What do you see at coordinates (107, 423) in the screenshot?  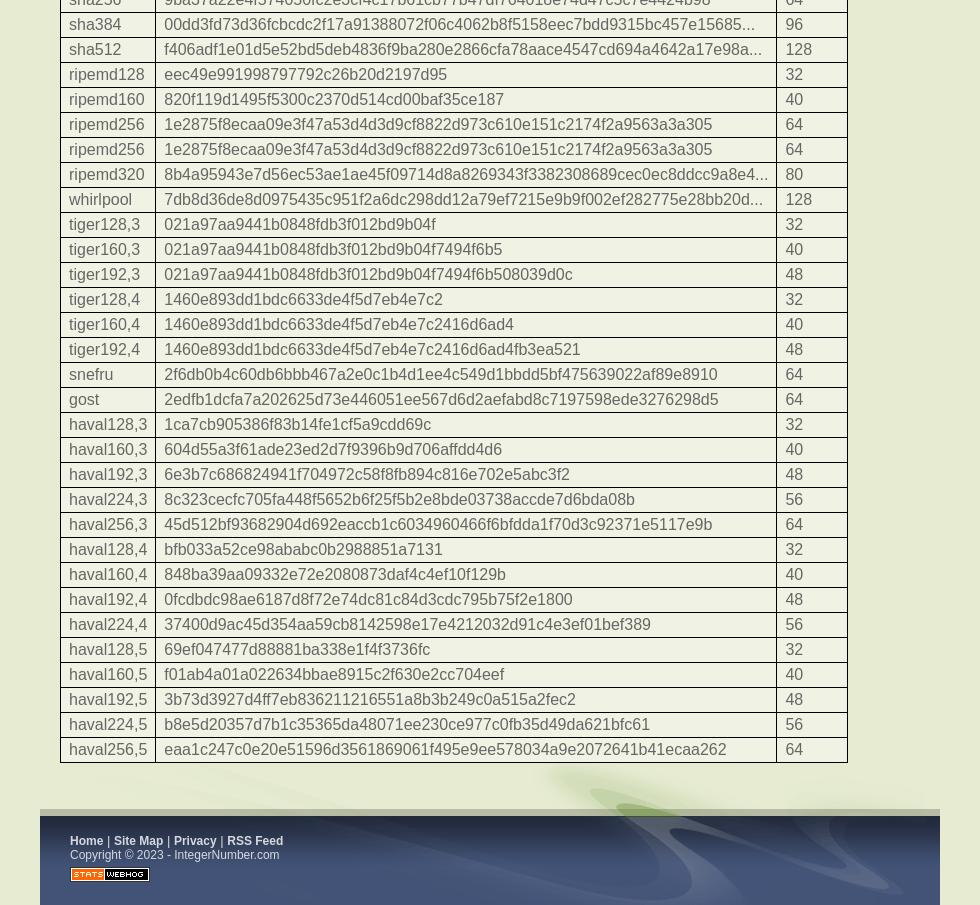 I see `'haval128,3'` at bounding box center [107, 423].